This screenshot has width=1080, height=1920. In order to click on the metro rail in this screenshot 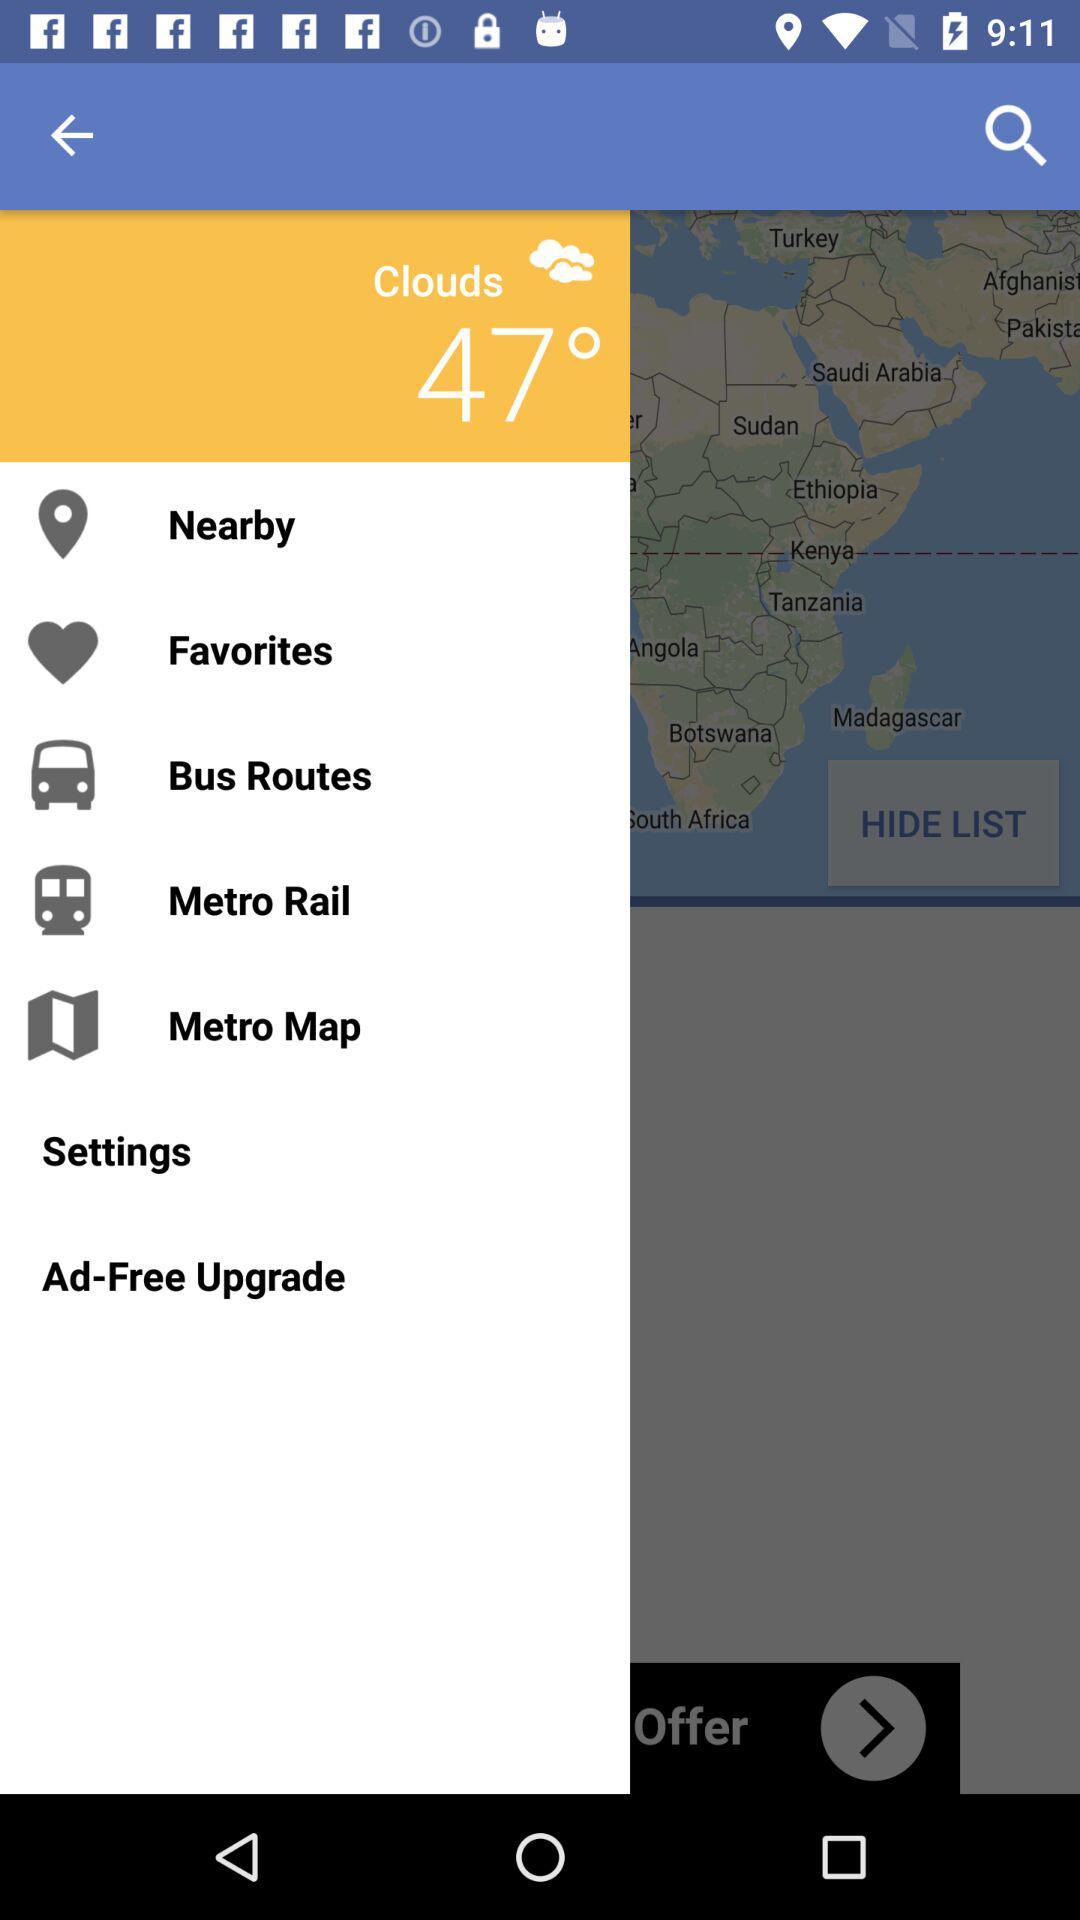, I will do `click(378, 898)`.